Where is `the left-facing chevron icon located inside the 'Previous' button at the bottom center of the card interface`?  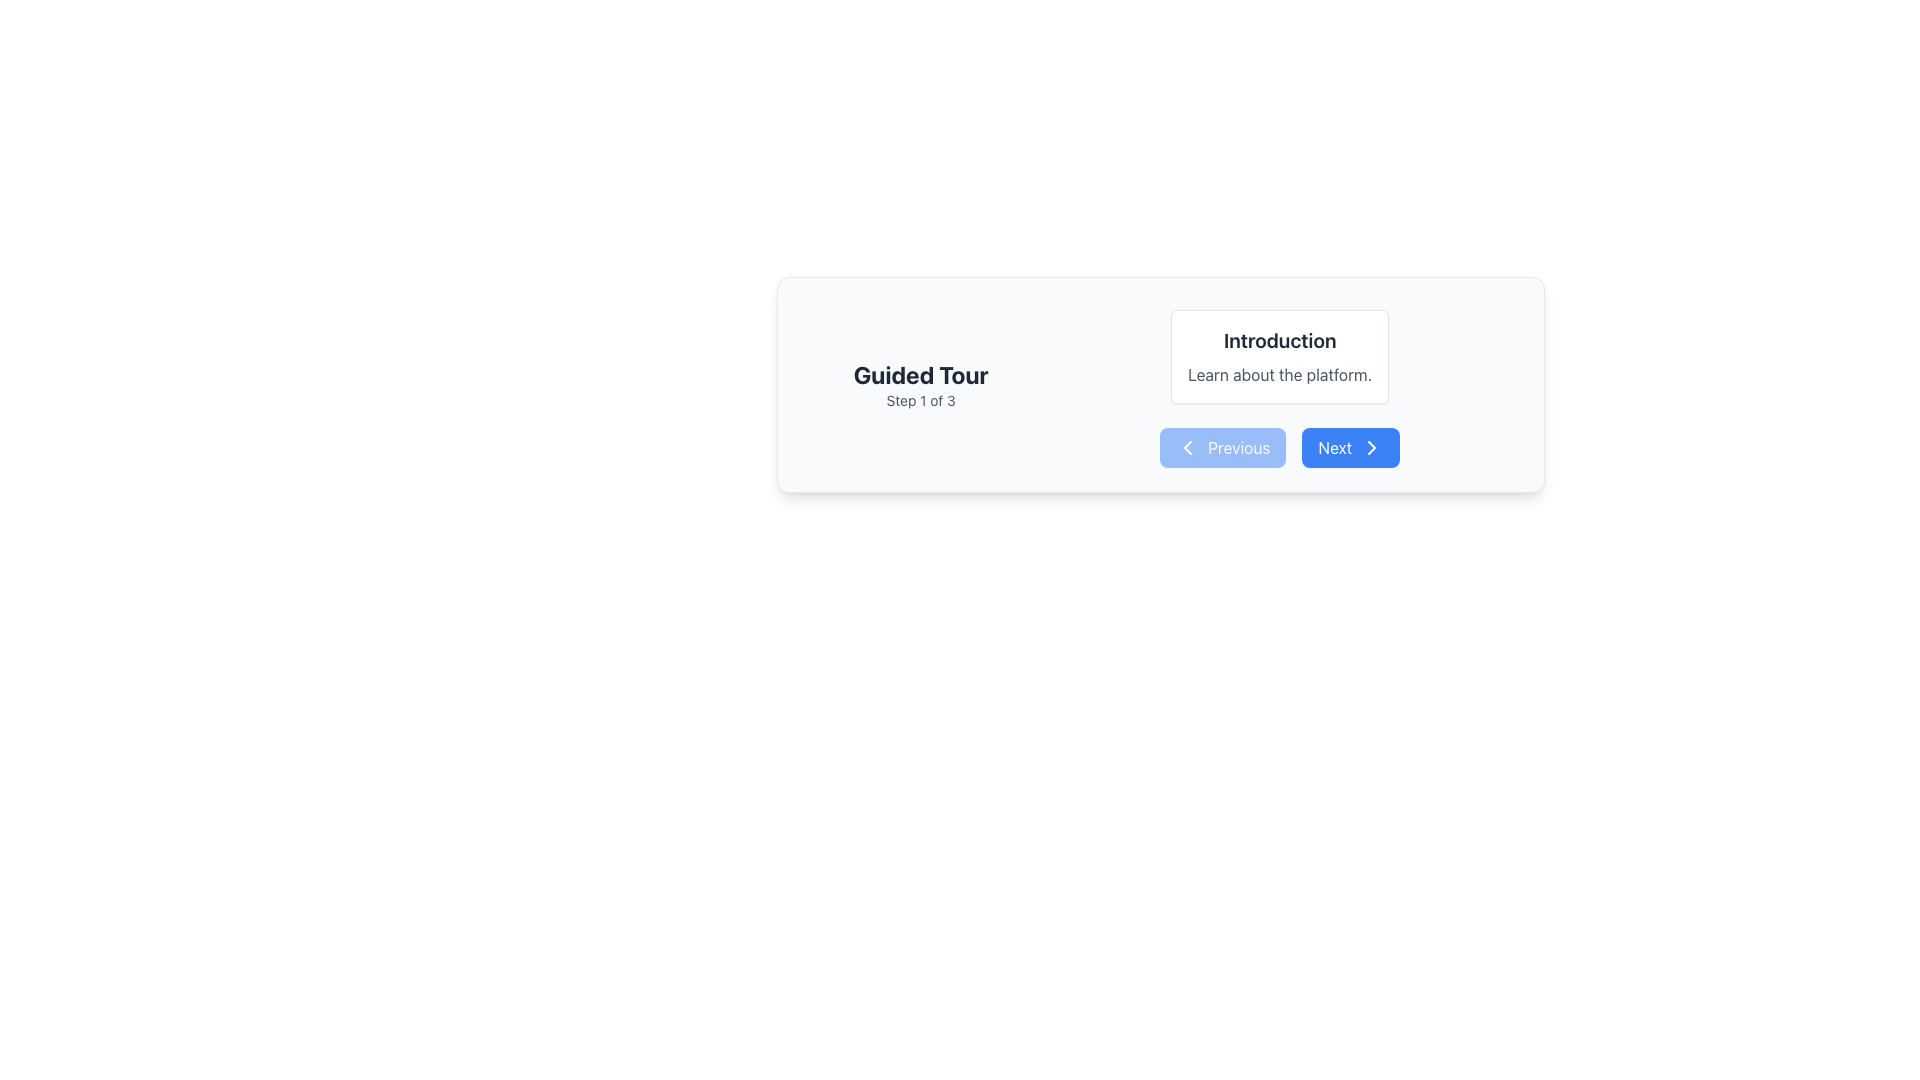
the left-facing chevron icon located inside the 'Previous' button at the bottom center of the card interface is located at coordinates (1188, 446).